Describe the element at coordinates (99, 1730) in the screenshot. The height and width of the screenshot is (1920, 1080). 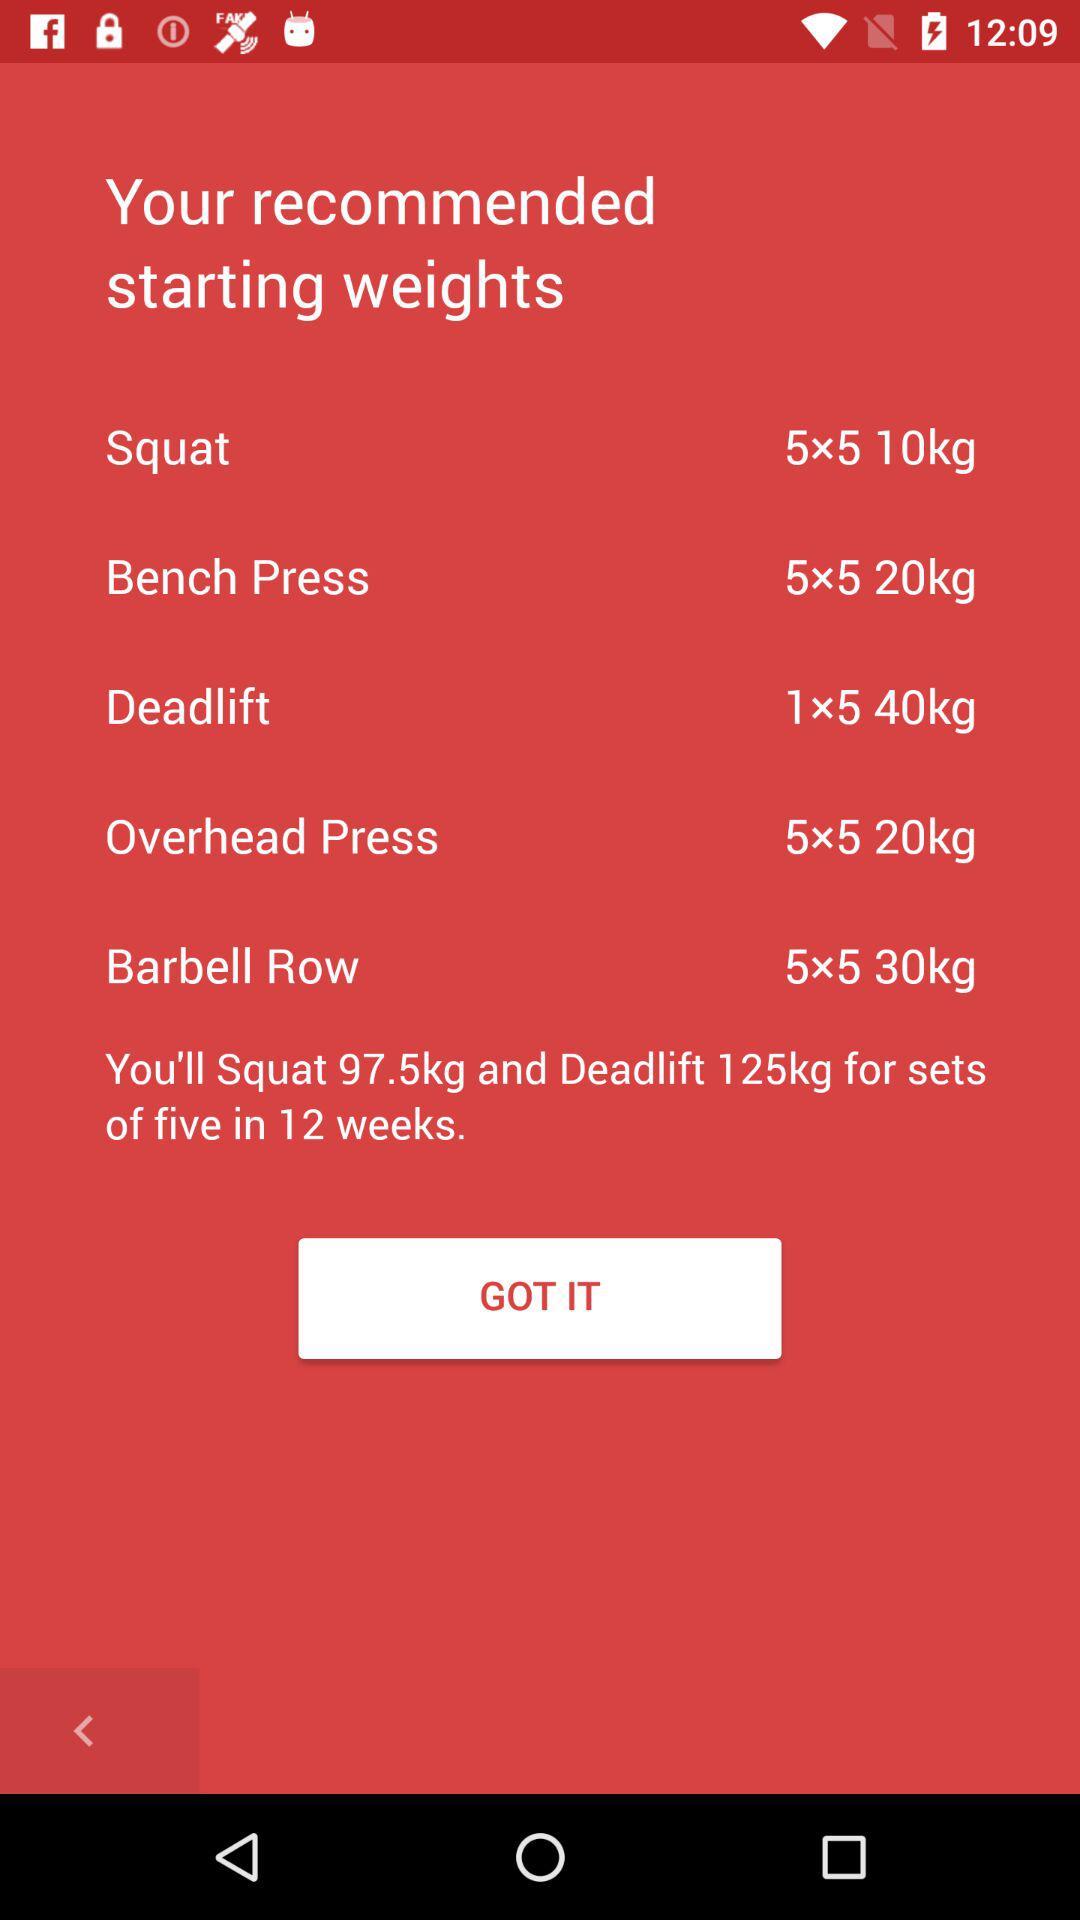
I see `go back` at that location.